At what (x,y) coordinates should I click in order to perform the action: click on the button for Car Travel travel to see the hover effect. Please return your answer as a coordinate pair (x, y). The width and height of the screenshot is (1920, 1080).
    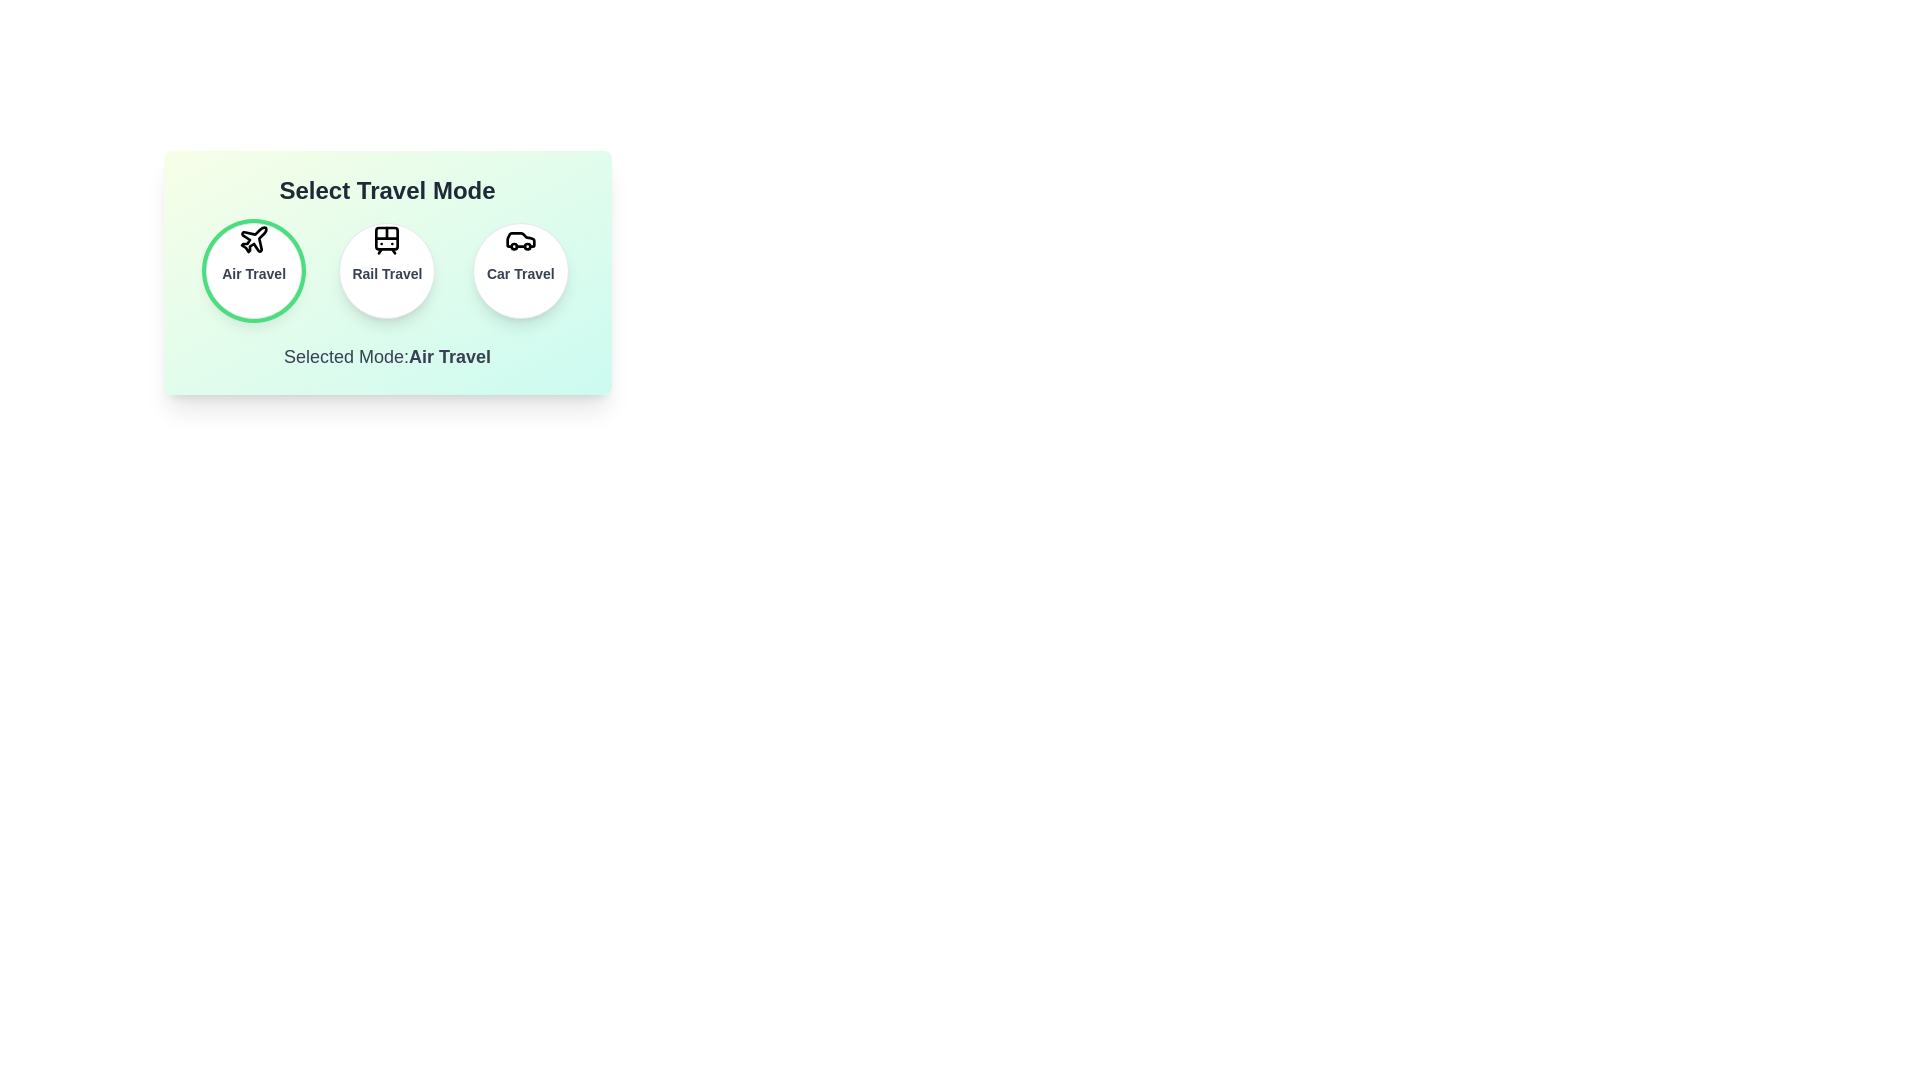
    Looking at the image, I should click on (520, 270).